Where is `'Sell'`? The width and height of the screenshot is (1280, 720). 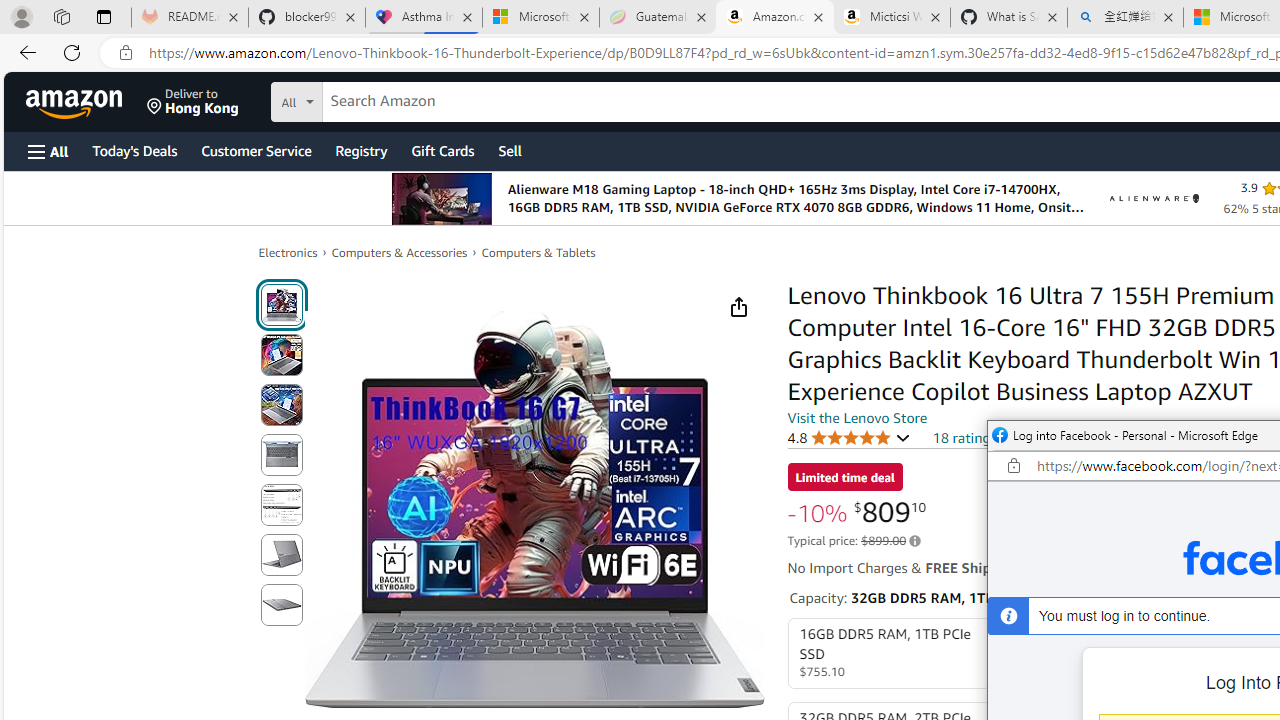 'Sell' is located at coordinates (510, 149).